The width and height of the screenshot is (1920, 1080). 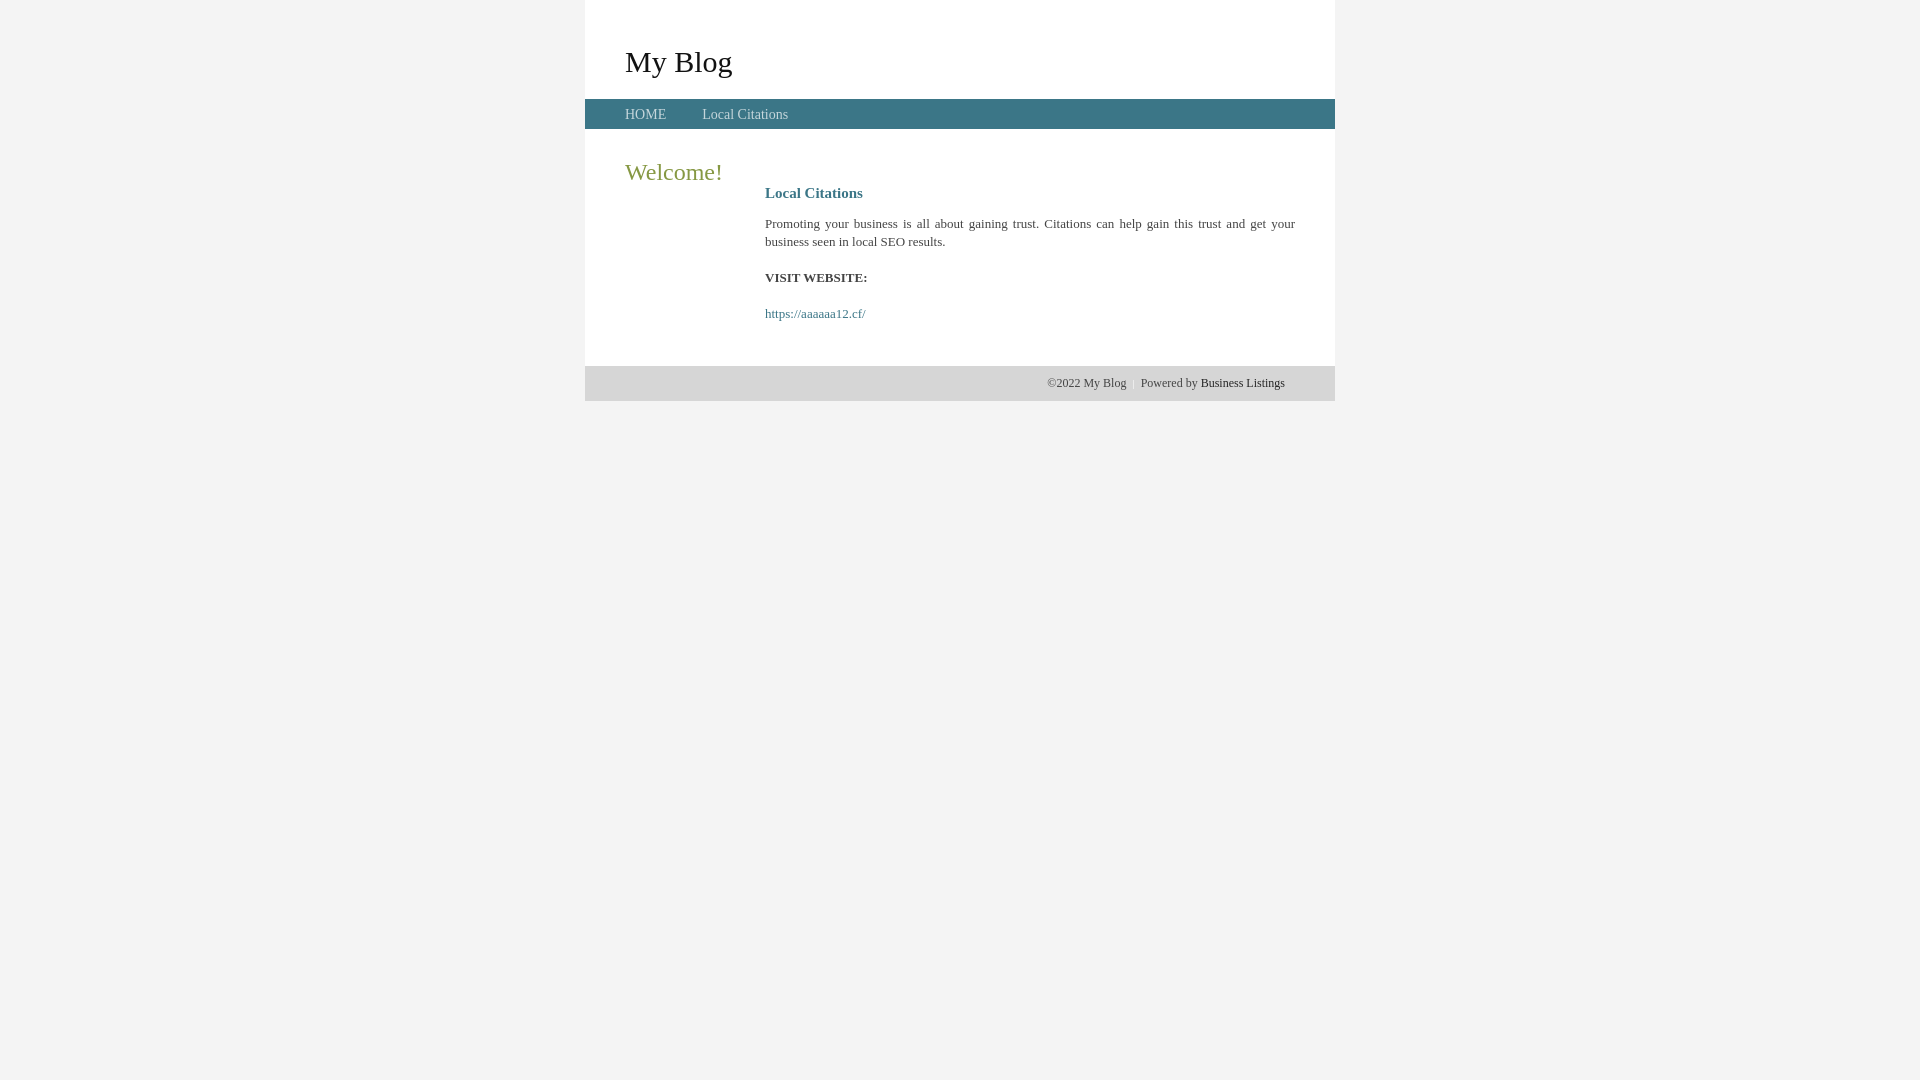 I want to click on 'Business Listings', so click(x=1242, y=382).